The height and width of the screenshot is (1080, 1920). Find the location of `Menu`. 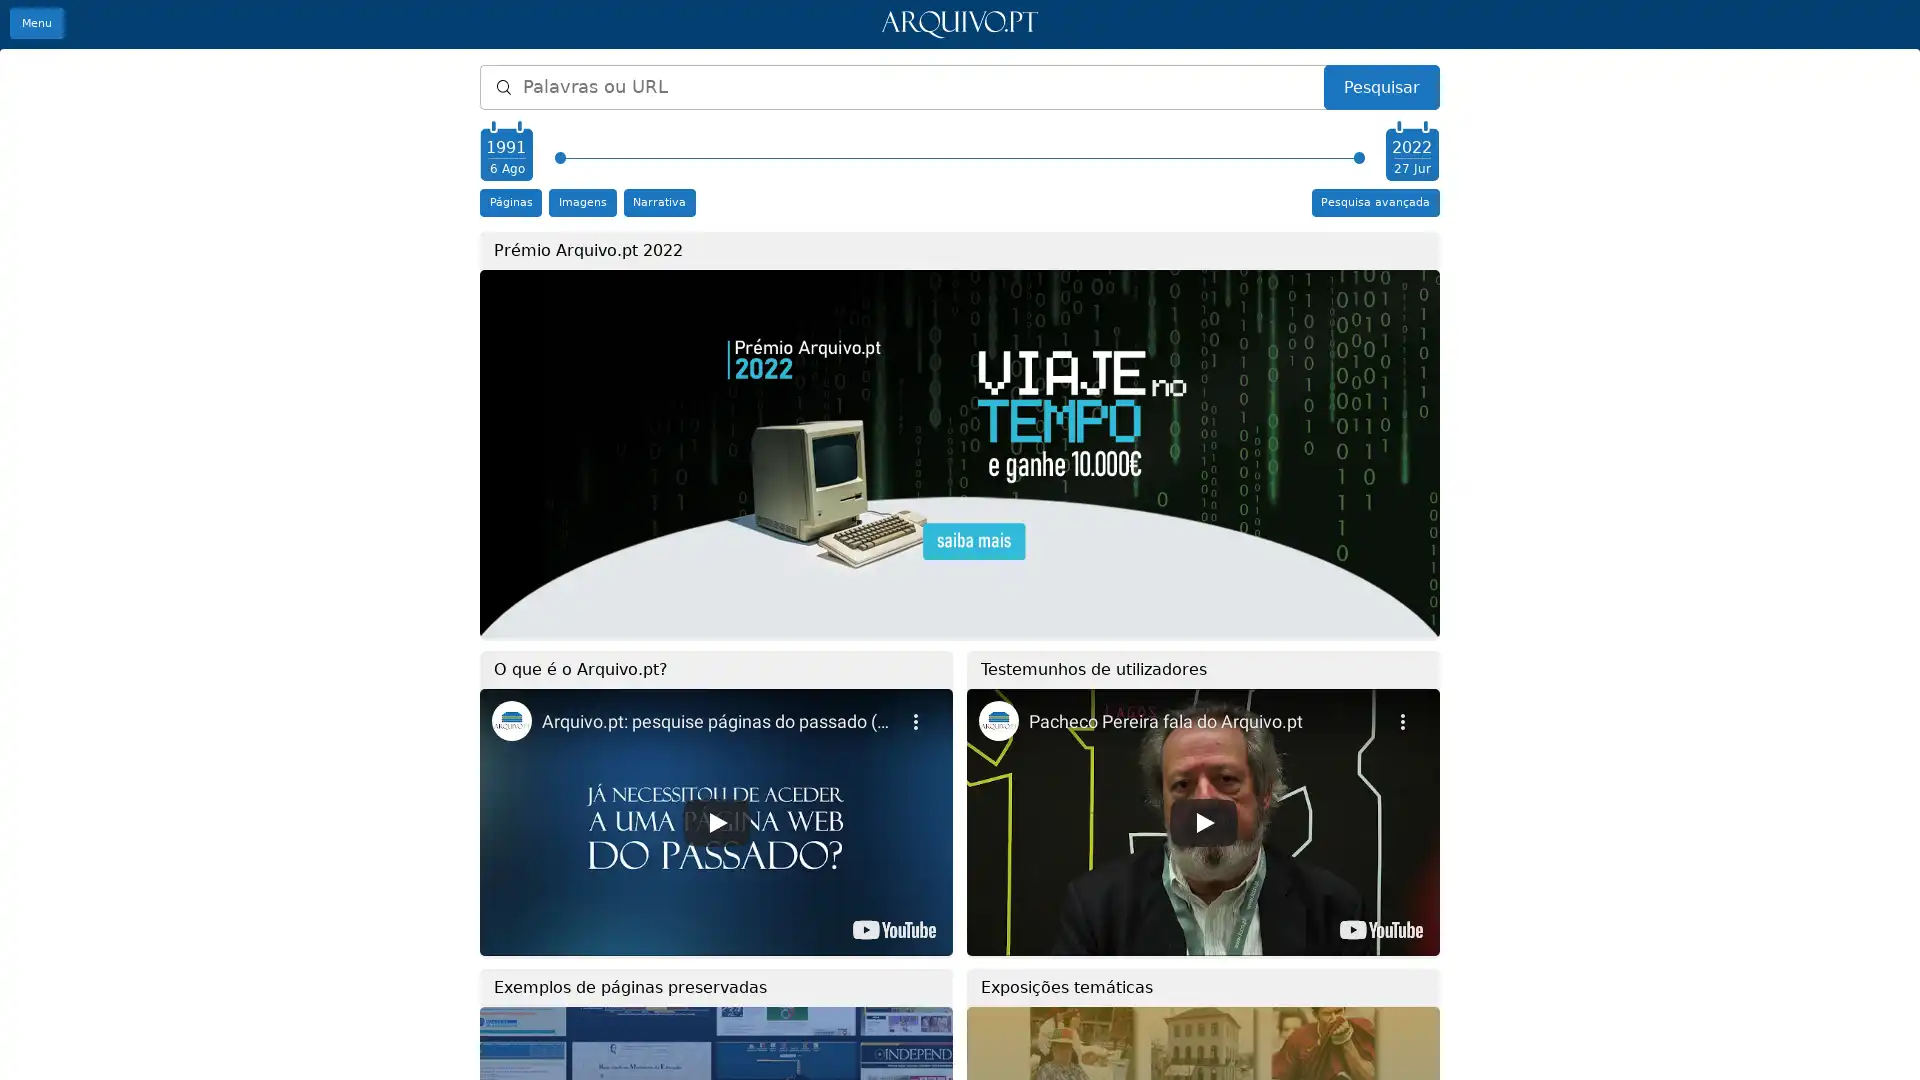

Menu is located at coordinates (37, 23).